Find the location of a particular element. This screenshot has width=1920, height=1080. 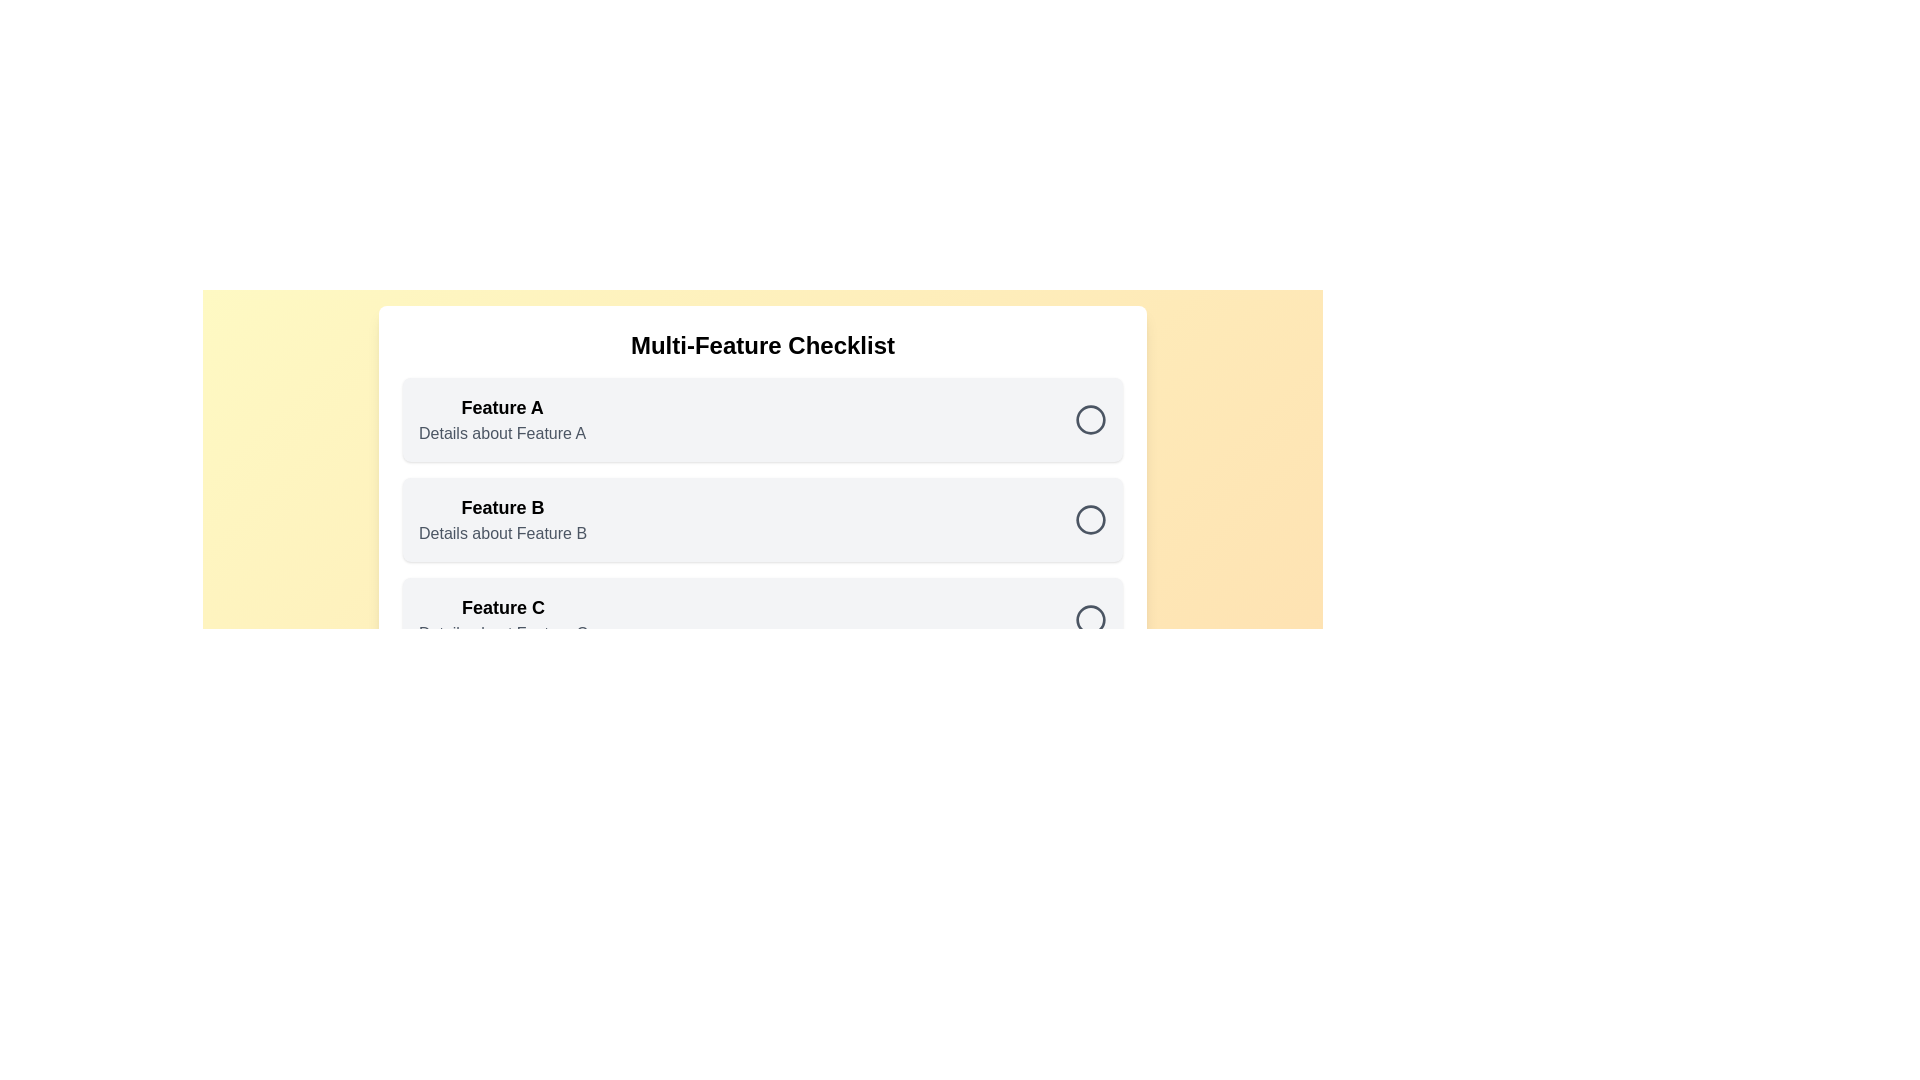

the checklist item corresponding to Feature A is located at coordinates (762, 419).